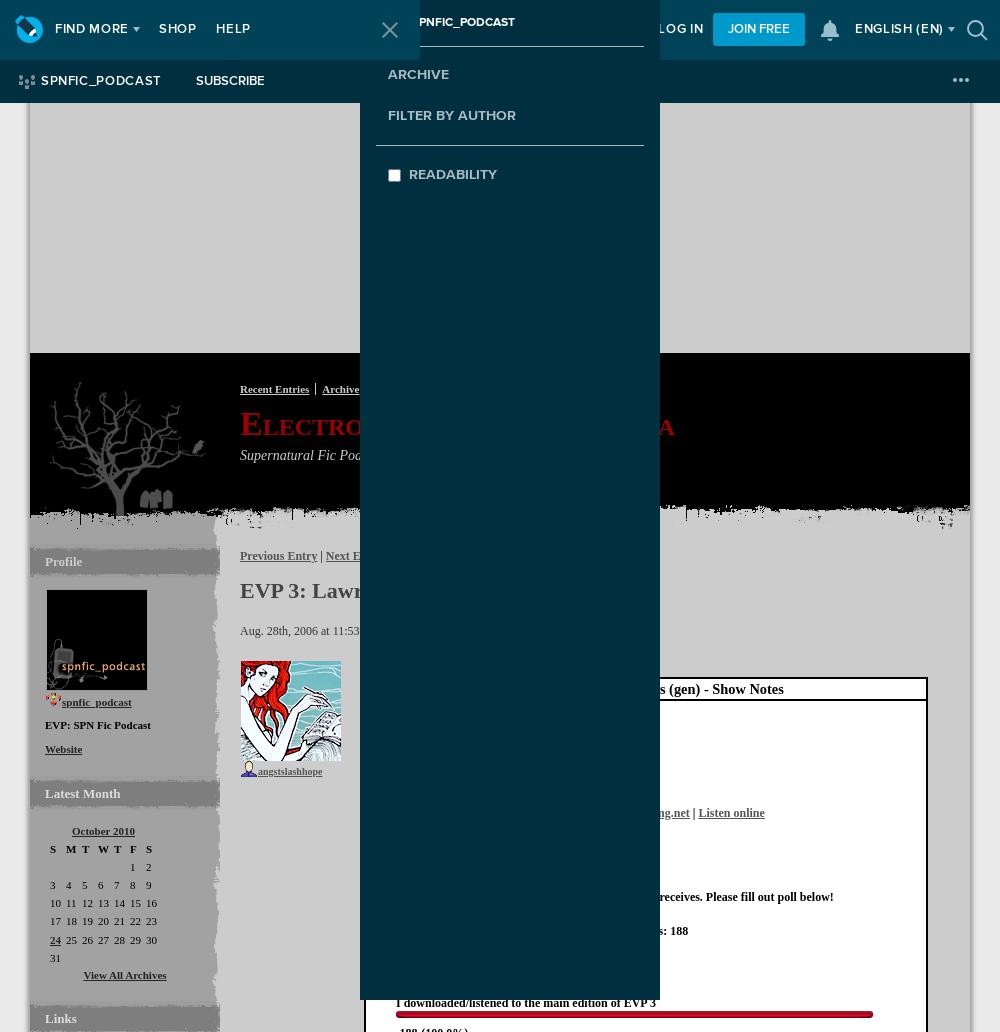  I want to click on '19', so click(86, 919).